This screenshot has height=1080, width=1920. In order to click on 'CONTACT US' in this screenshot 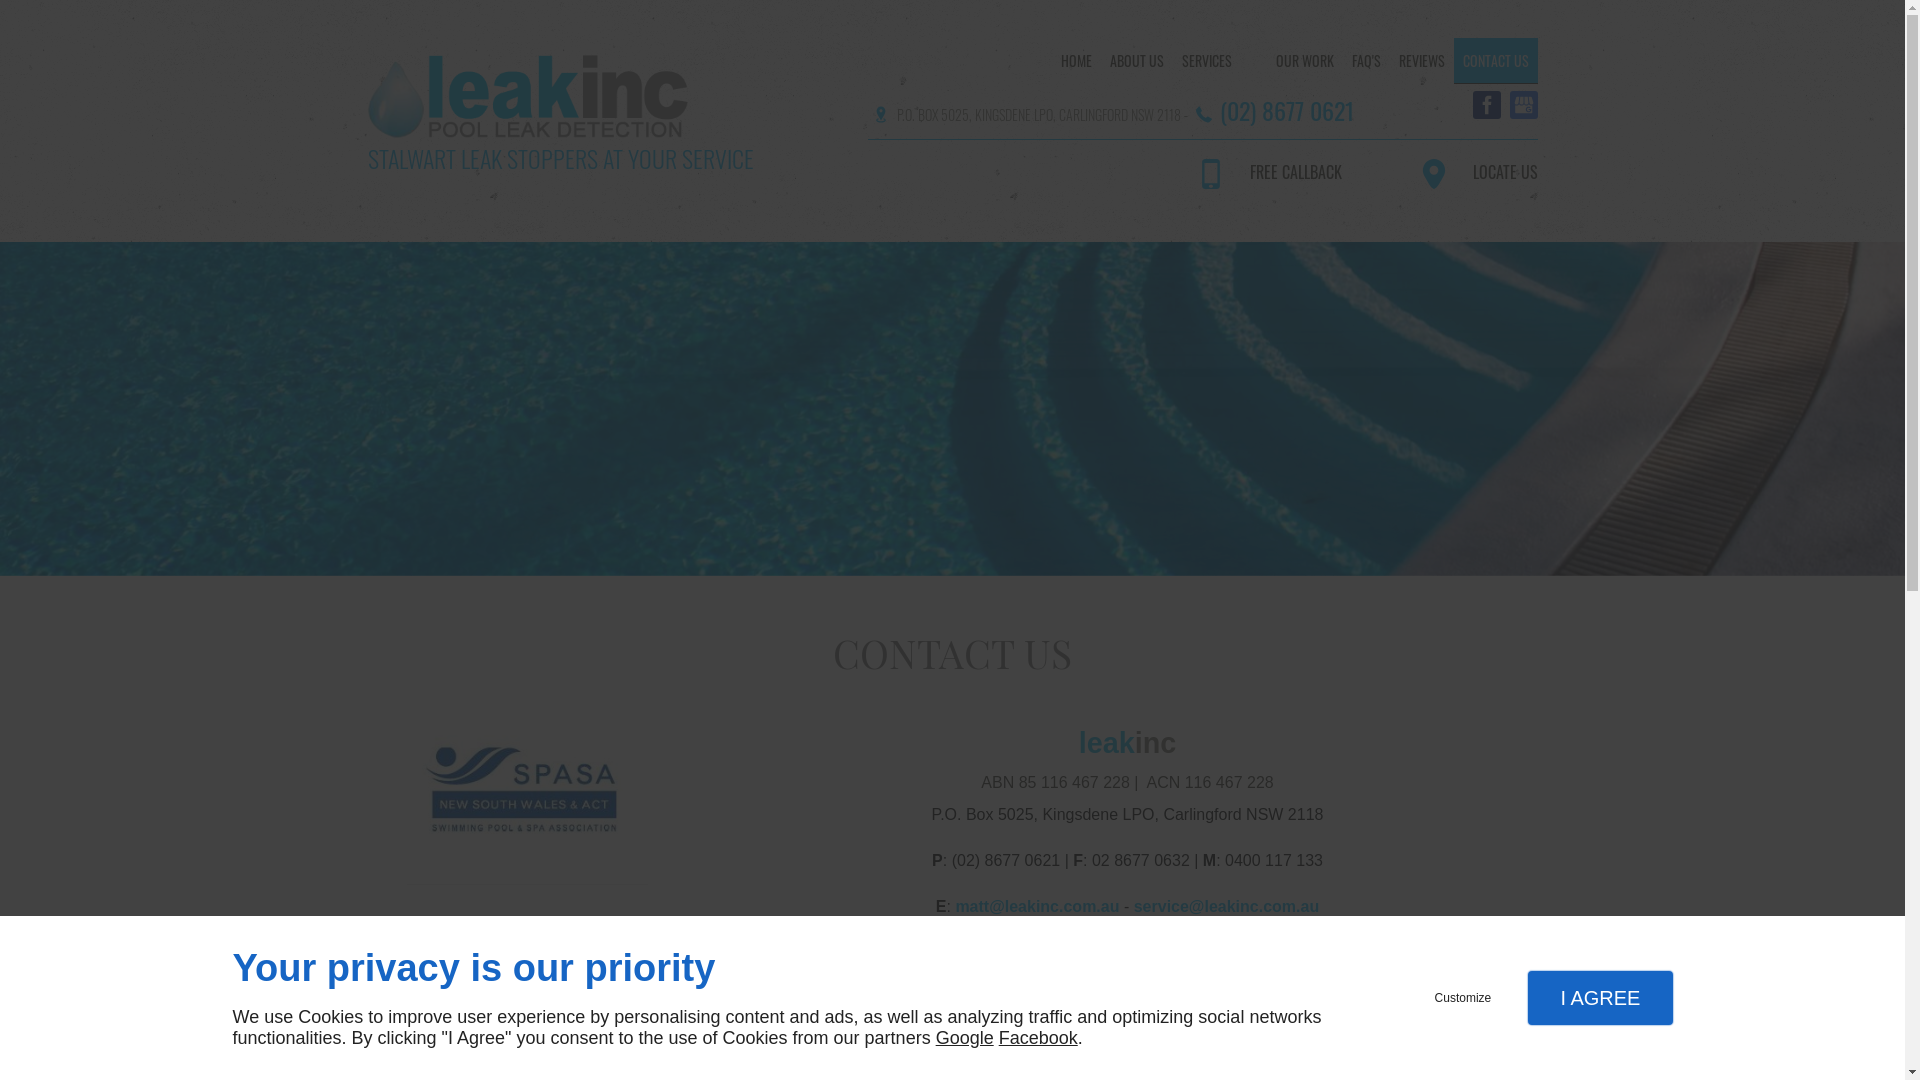, I will do `click(1496, 60)`.